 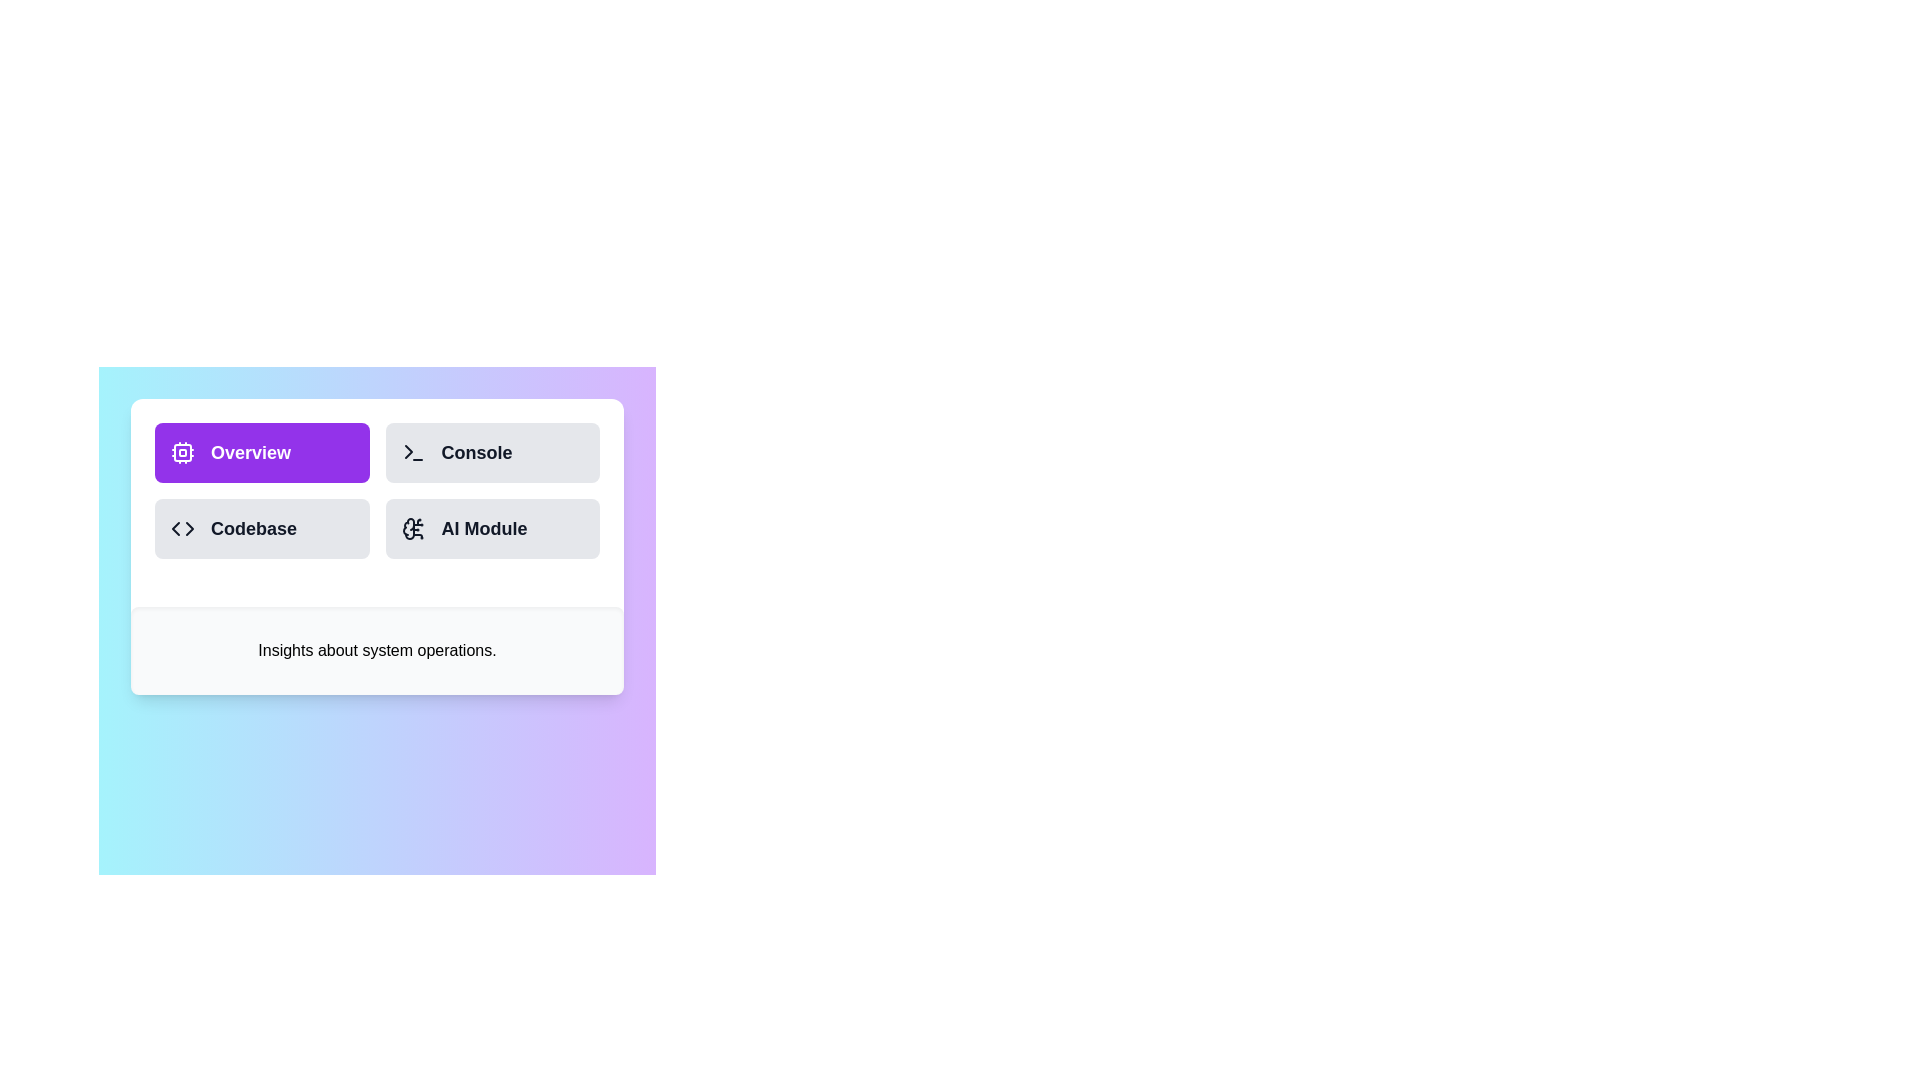 I want to click on the menu option labeled 'Console' to view its content, so click(x=493, y=452).